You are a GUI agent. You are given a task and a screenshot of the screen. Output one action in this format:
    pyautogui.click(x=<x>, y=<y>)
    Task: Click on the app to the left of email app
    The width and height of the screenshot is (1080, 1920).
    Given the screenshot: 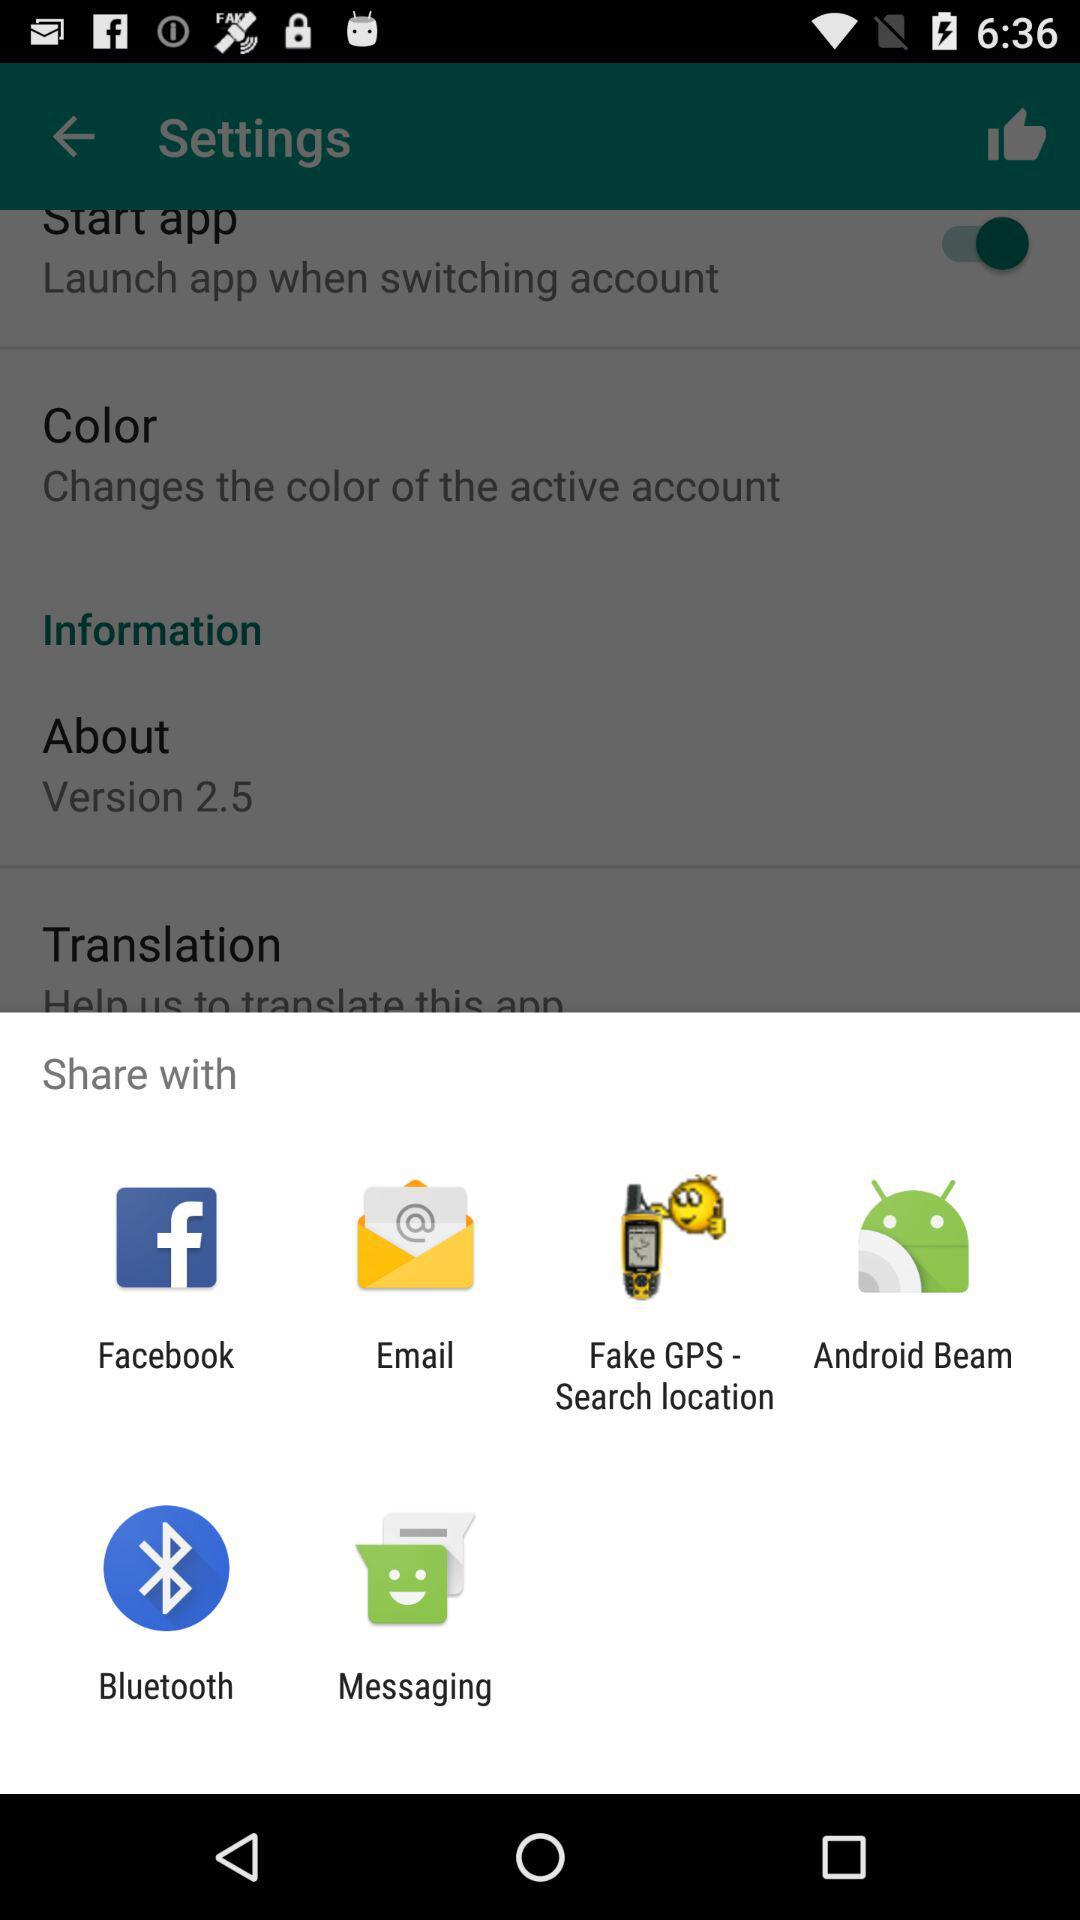 What is the action you would take?
    pyautogui.click(x=165, y=1374)
    